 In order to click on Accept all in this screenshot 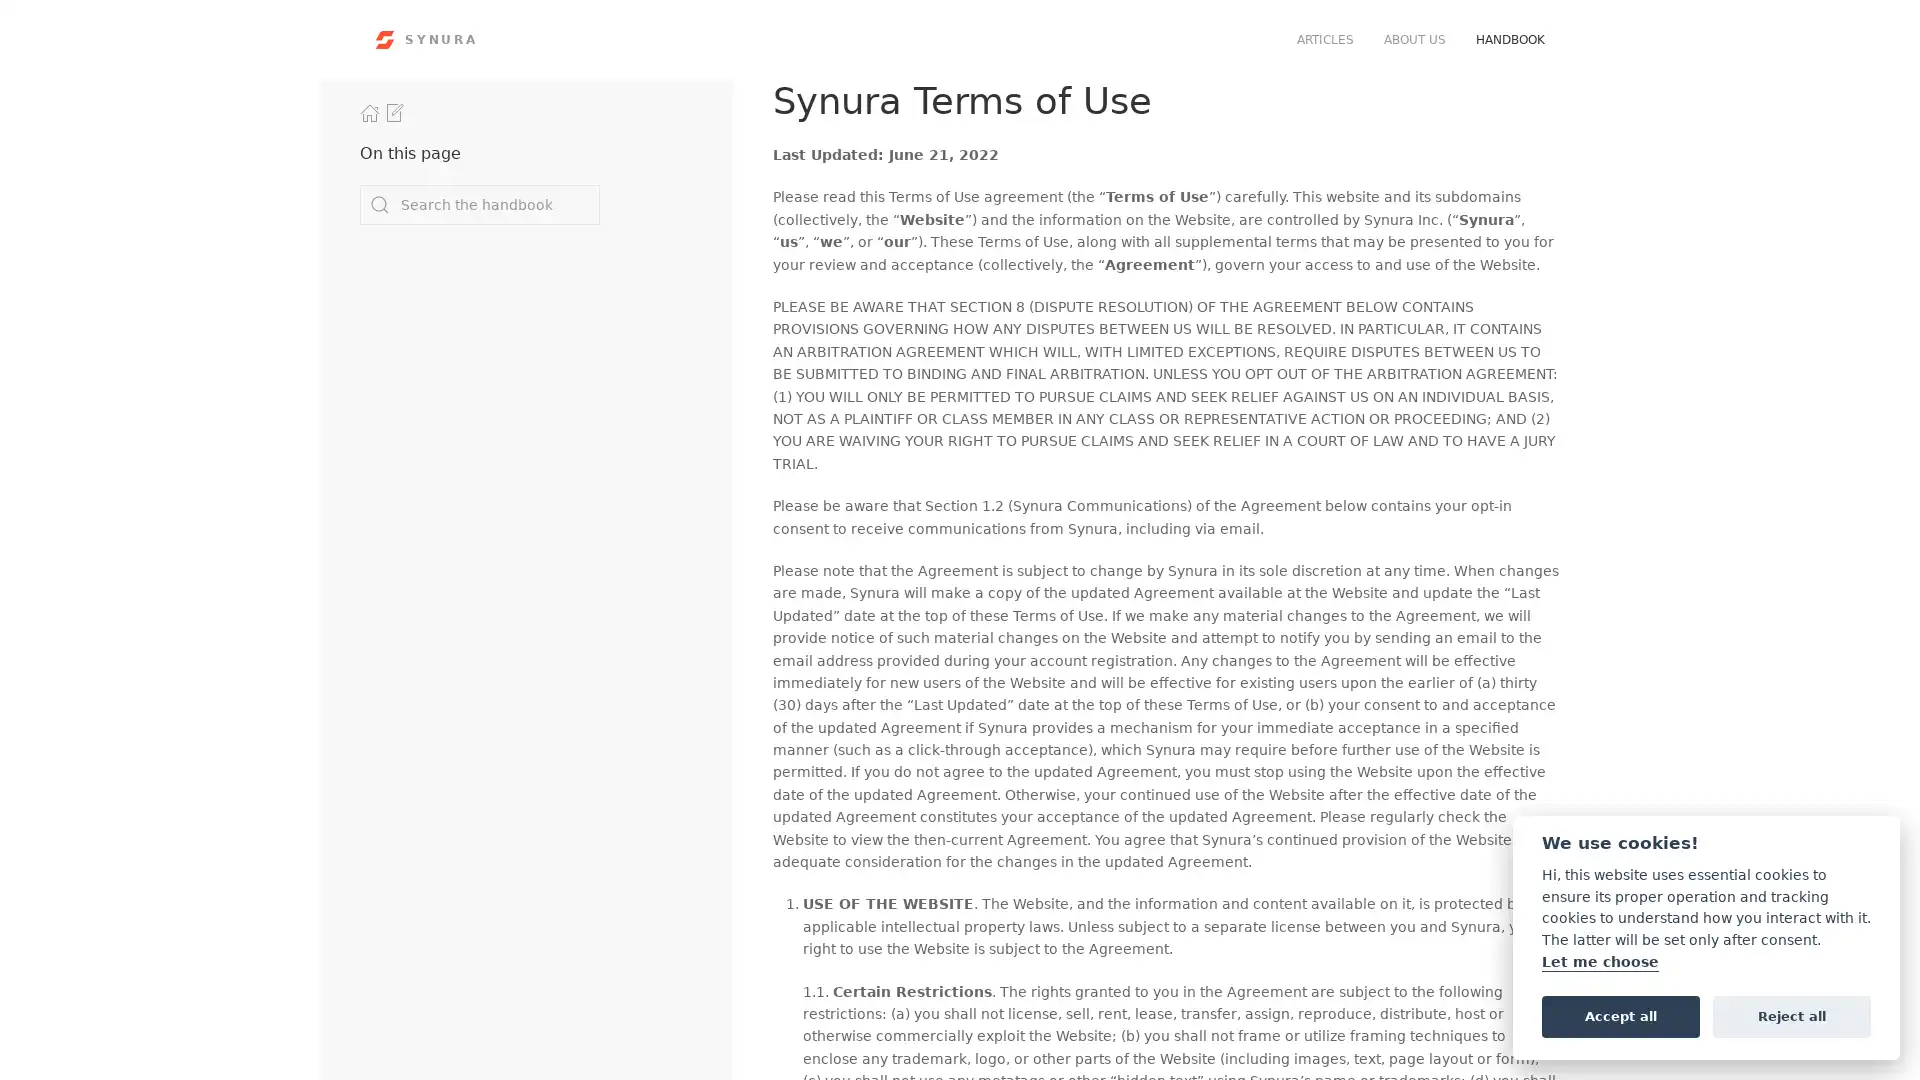, I will do `click(1620, 1015)`.